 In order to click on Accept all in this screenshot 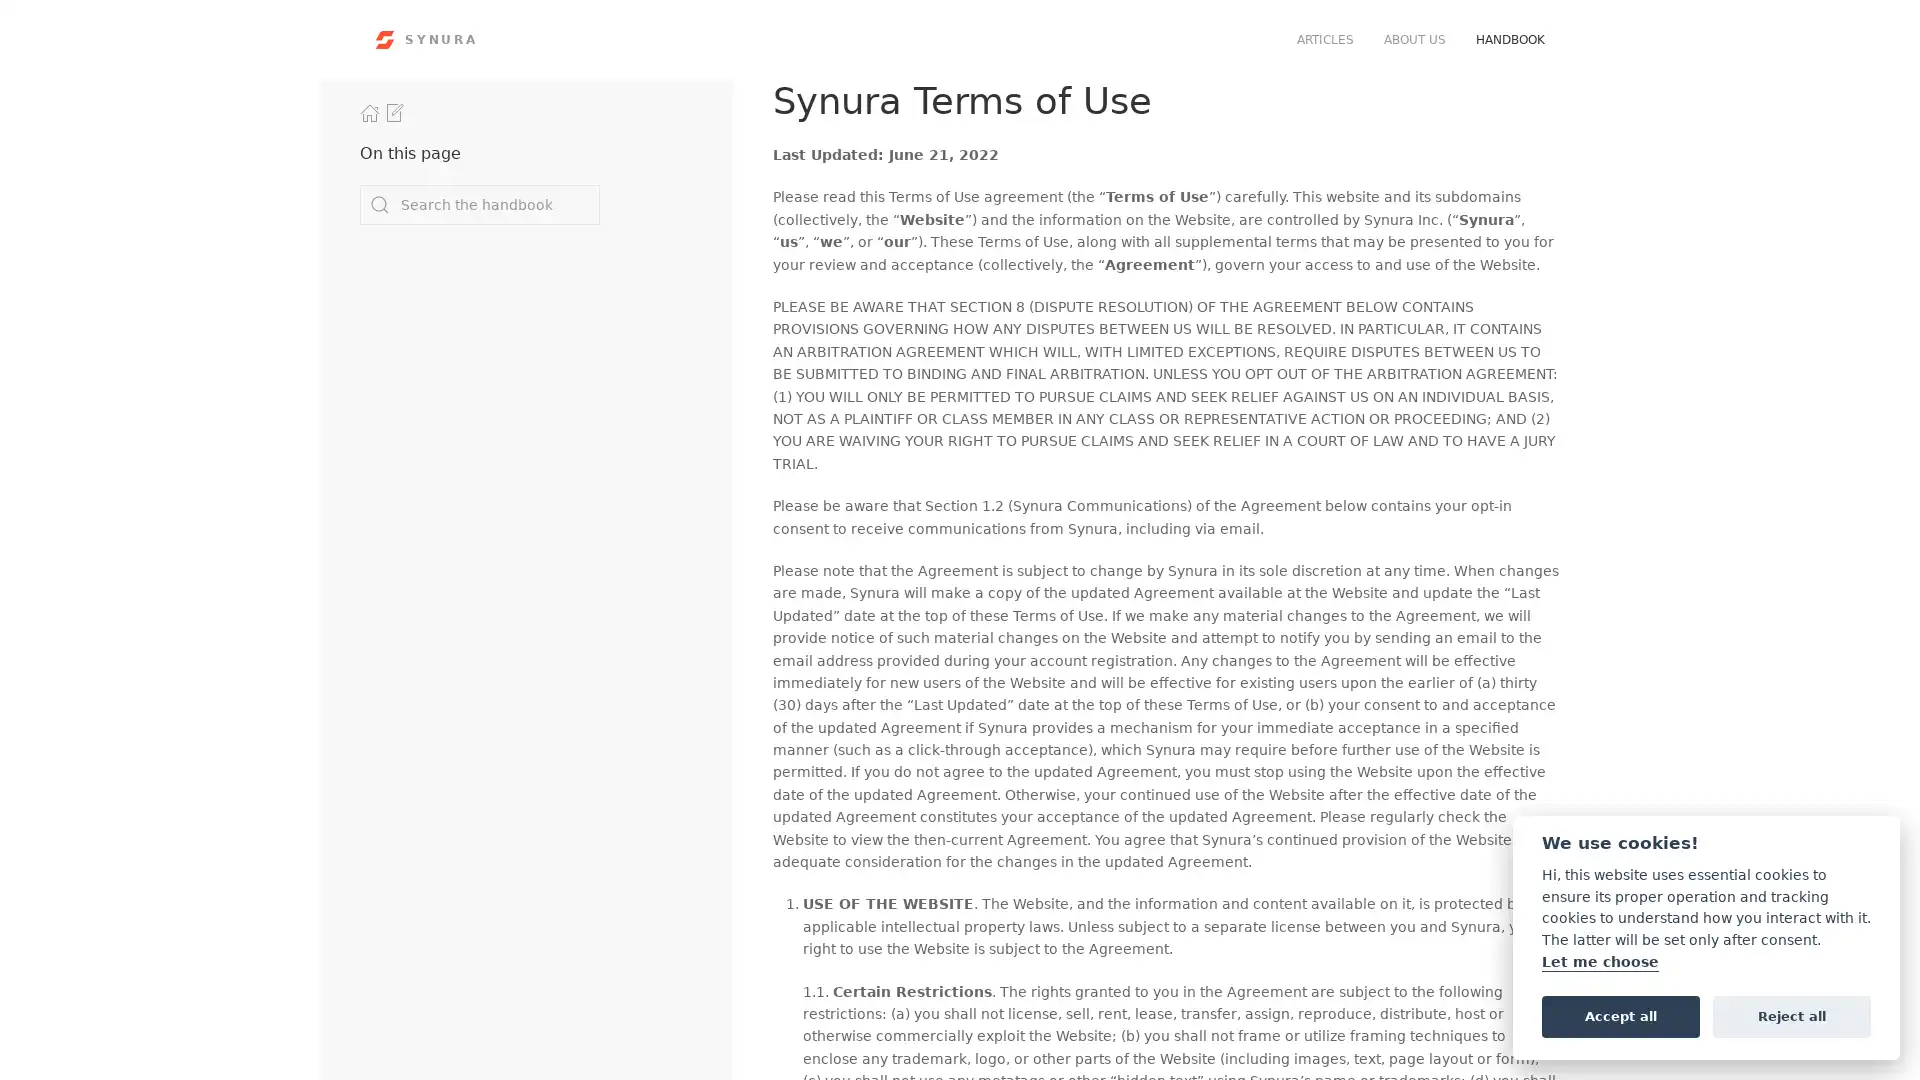, I will do `click(1620, 1015)`.